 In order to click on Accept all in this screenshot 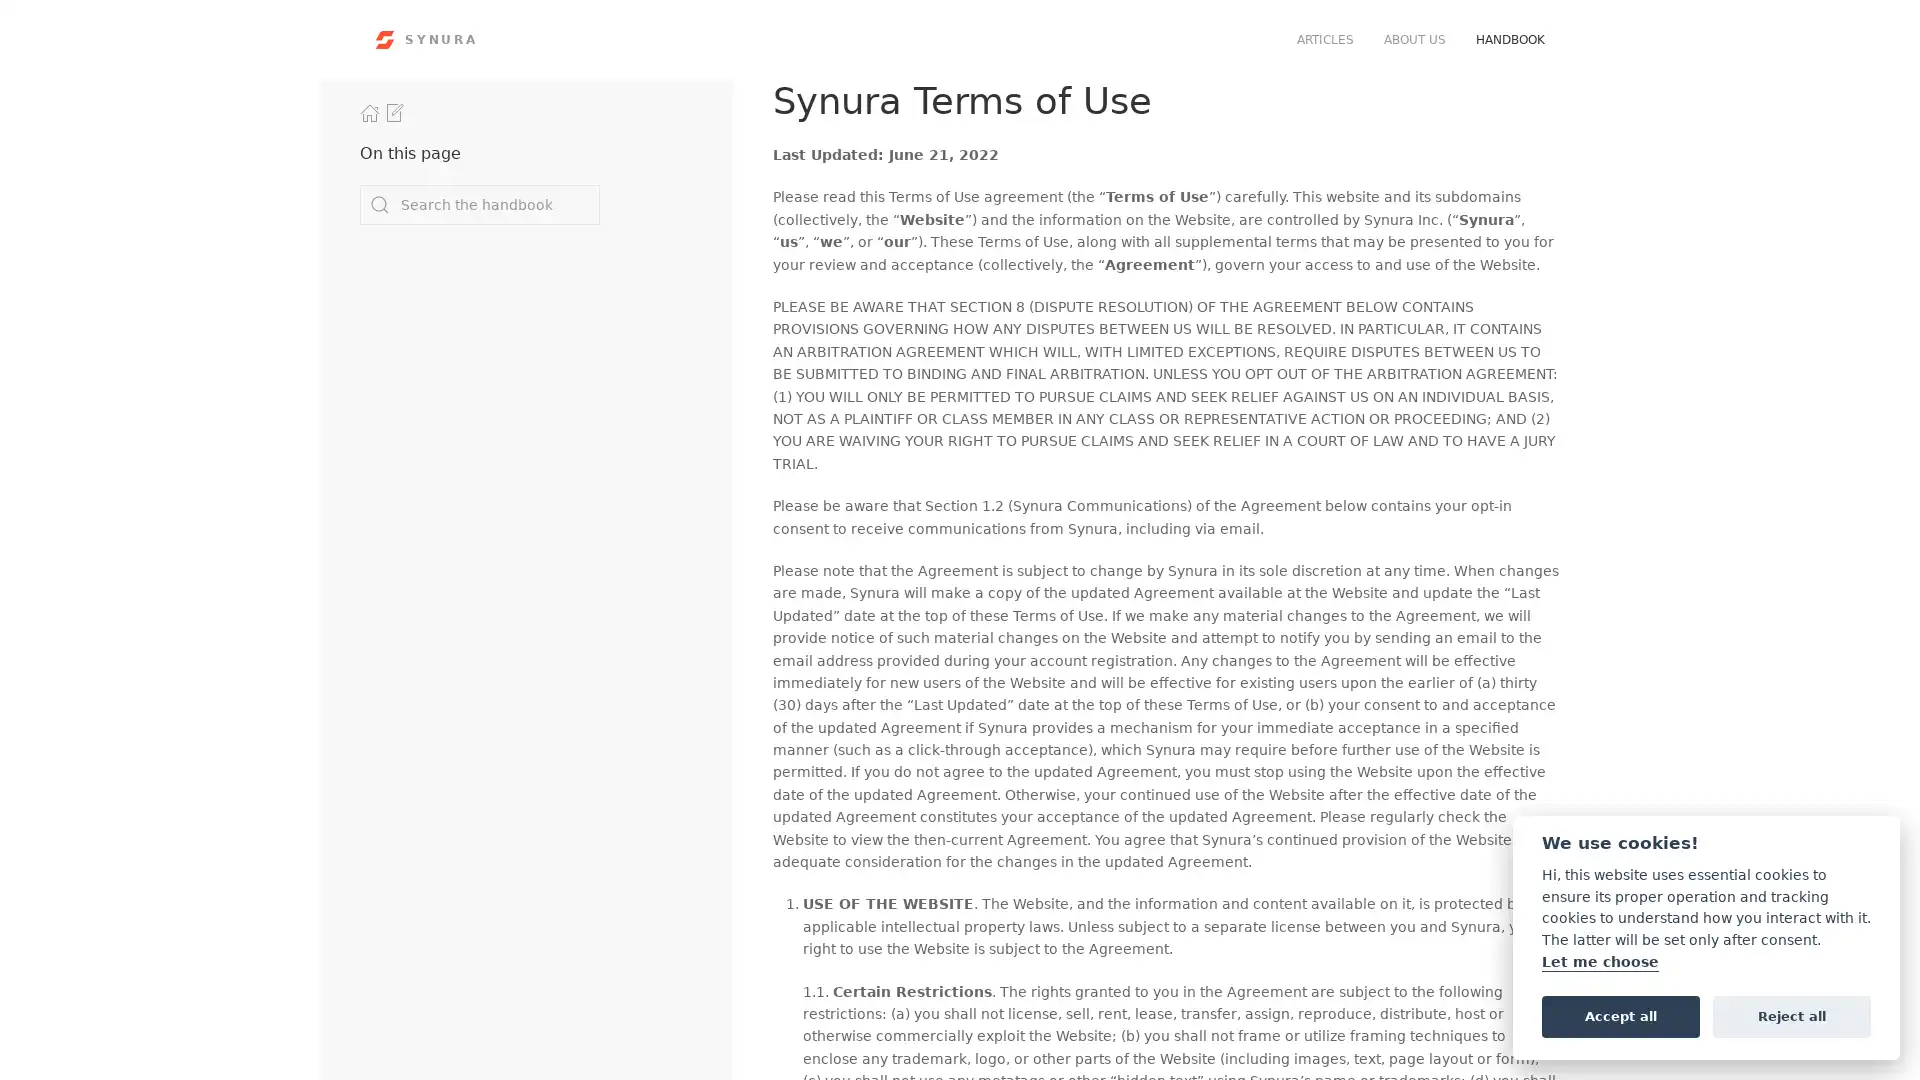, I will do `click(1620, 1015)`.